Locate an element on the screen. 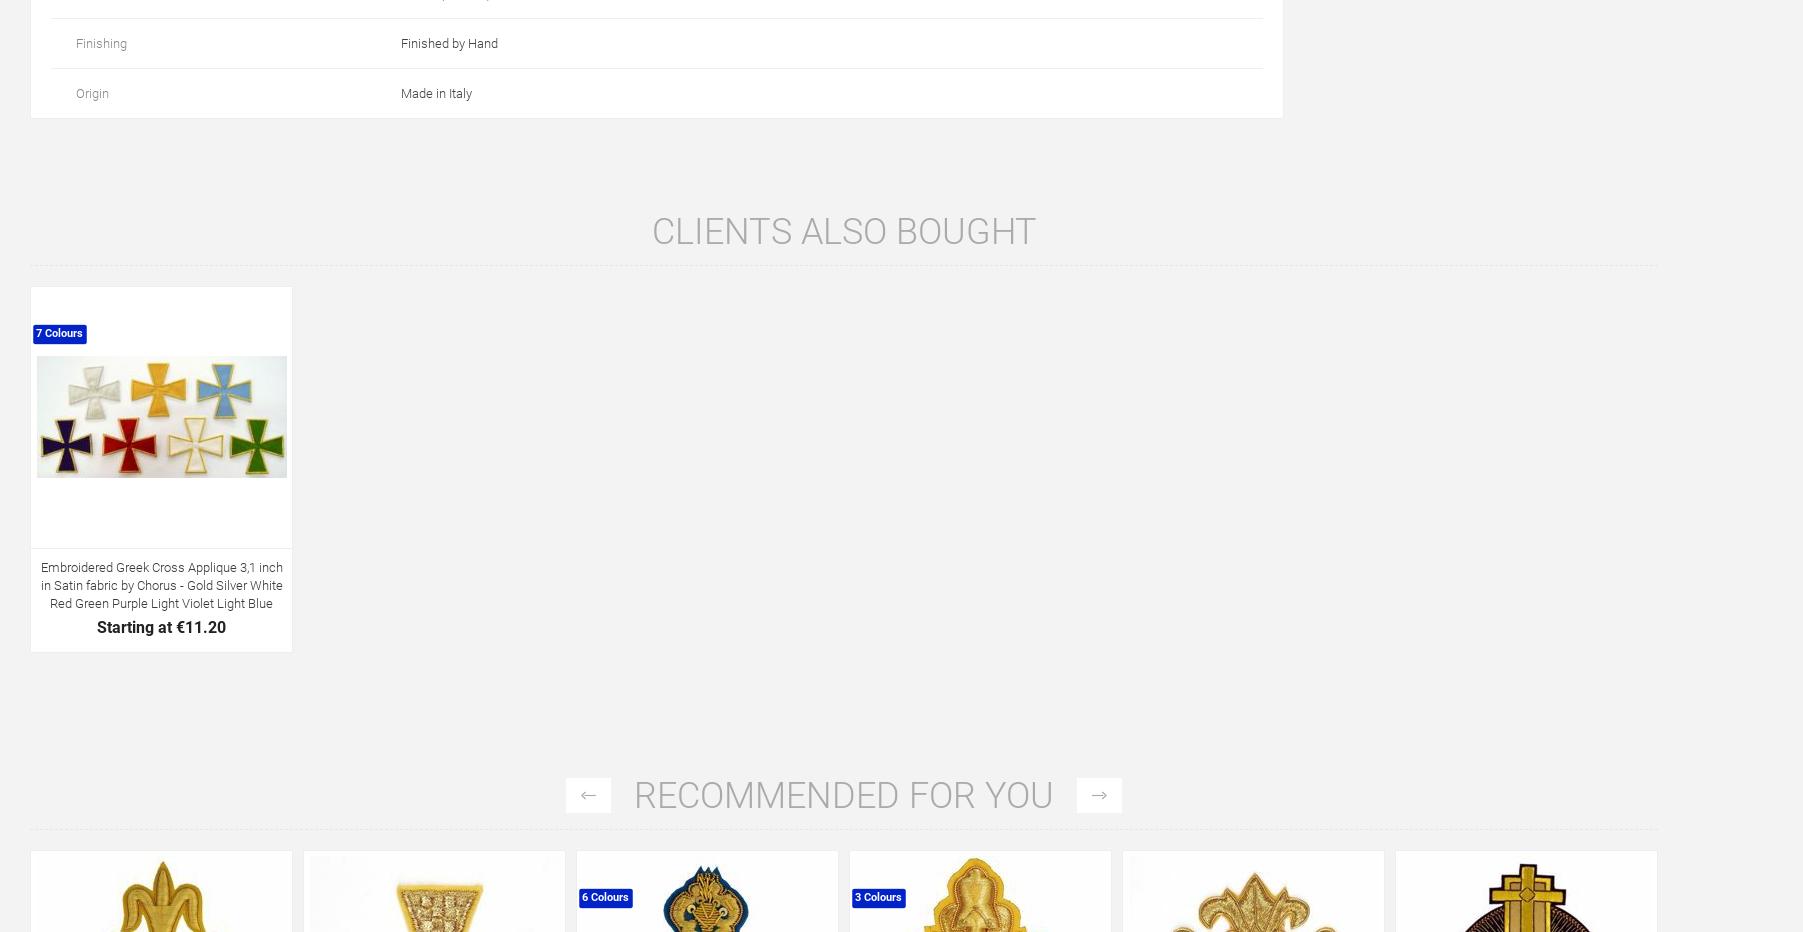 The height and width of the screenshot is (932, 1803). 'Finished by Hand' is located at coordinates (449, 41).